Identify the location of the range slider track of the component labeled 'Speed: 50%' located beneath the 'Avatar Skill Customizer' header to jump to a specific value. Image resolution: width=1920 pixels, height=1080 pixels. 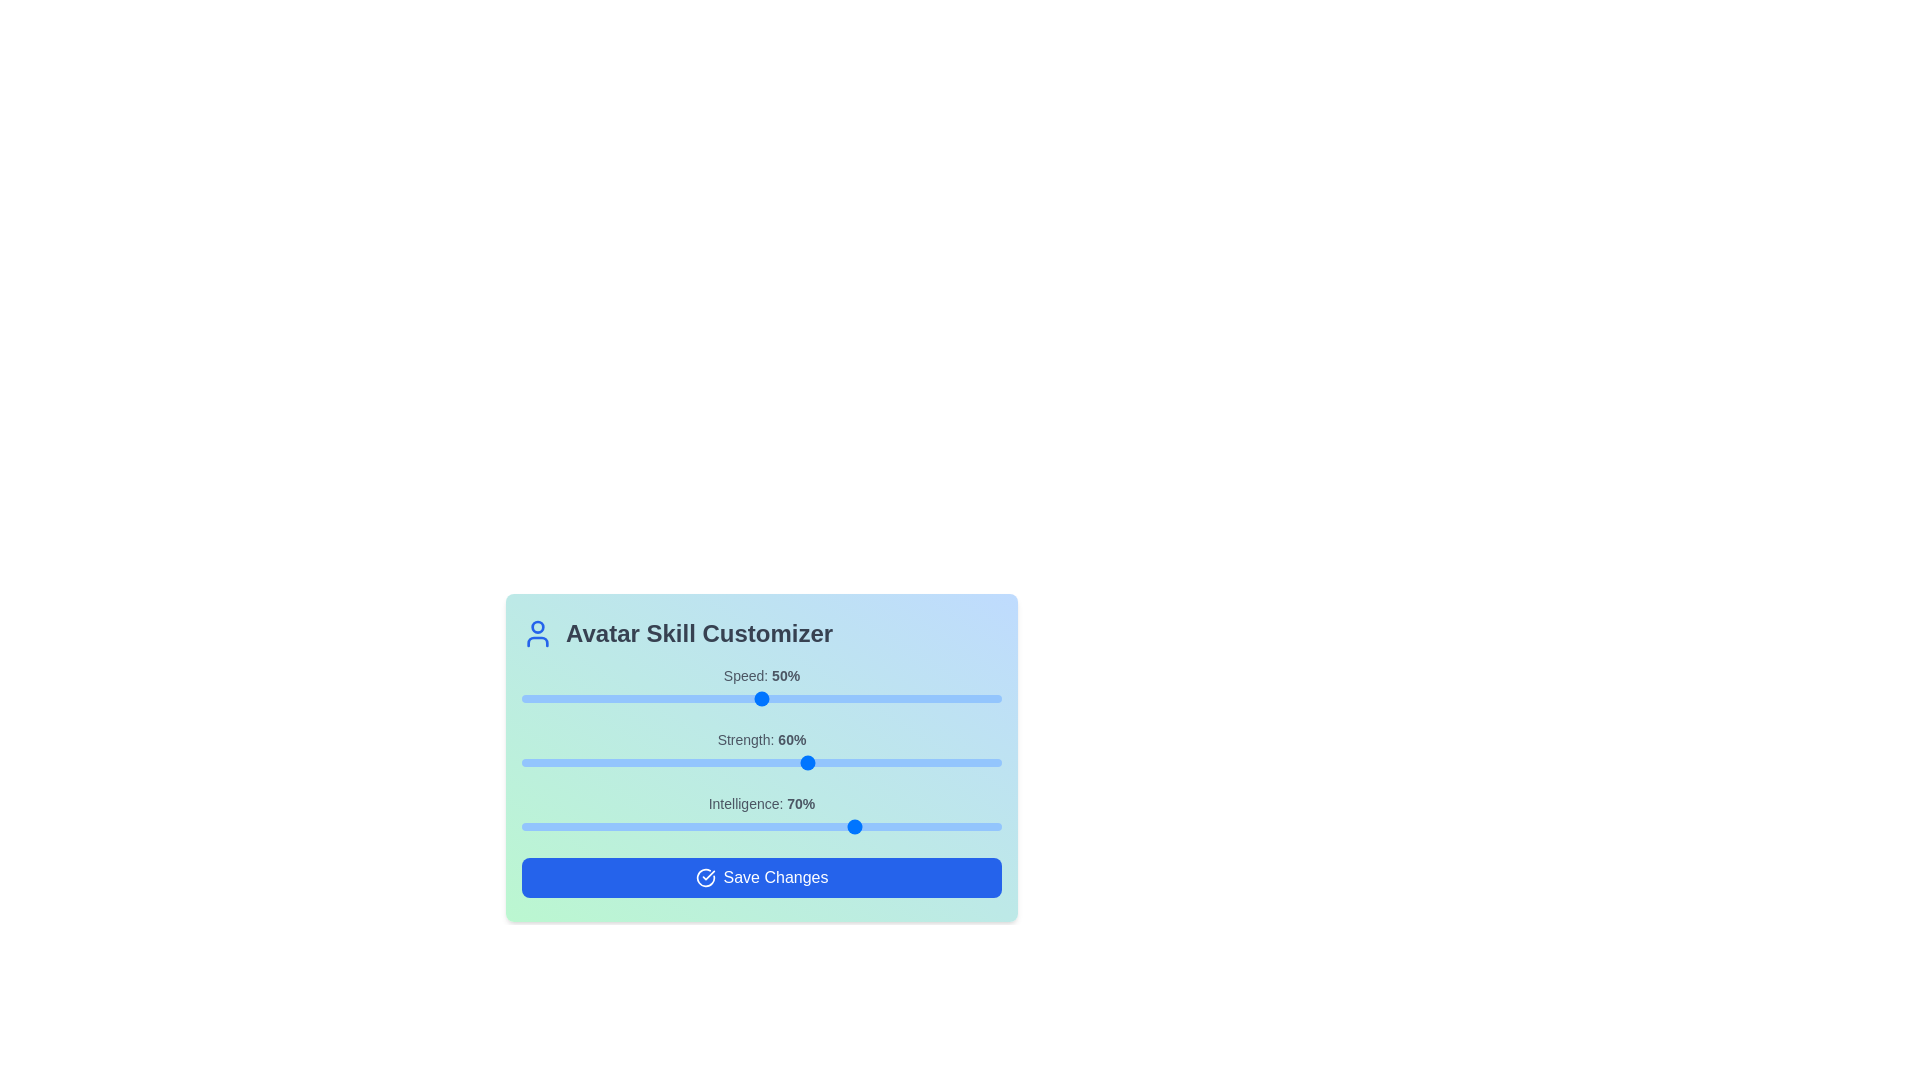
(761, 686).